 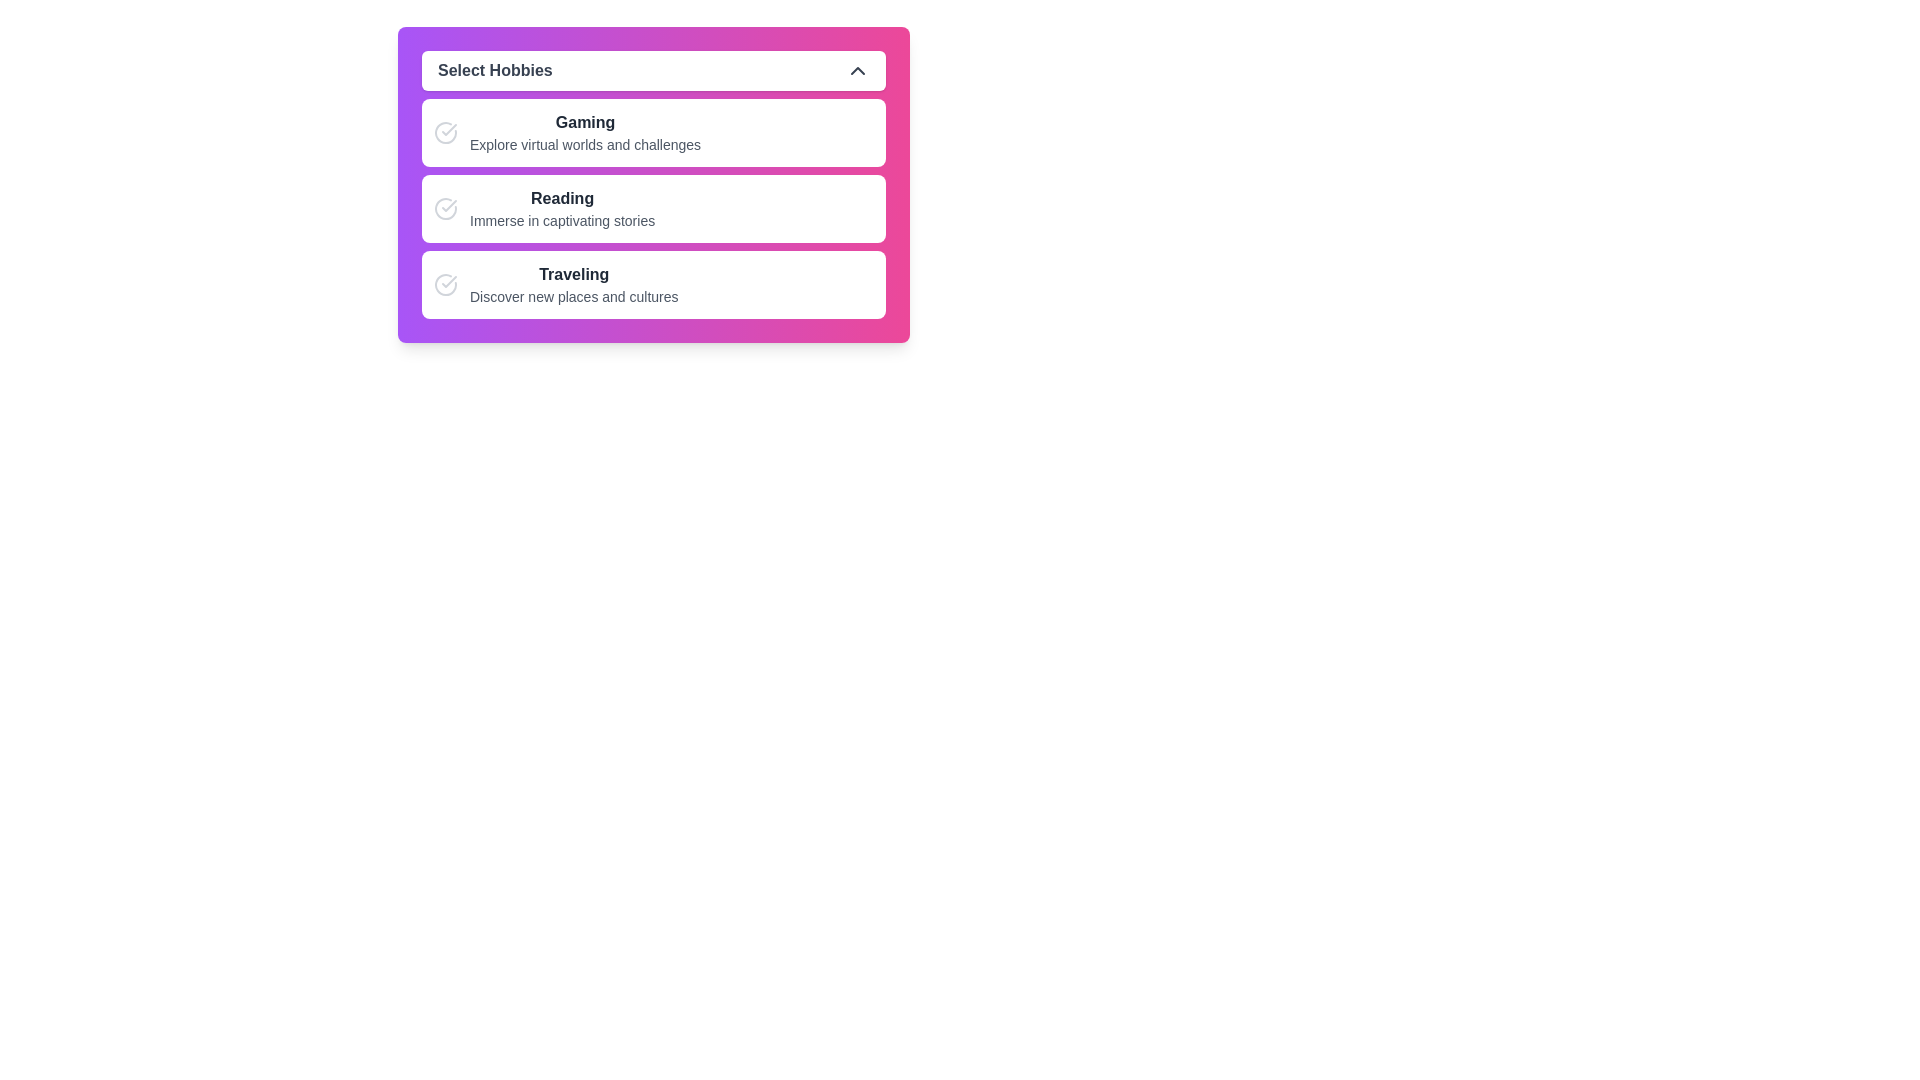 What do you see at coordinates (584, 132) in the screenshot?
I see `the 'Gaming' hobby selection text block, which is the first option in a vertical list of selectable items, located below the 'Select Hobbies' heading and aligned with a checkbox icon` at bounding box center [584, 132].